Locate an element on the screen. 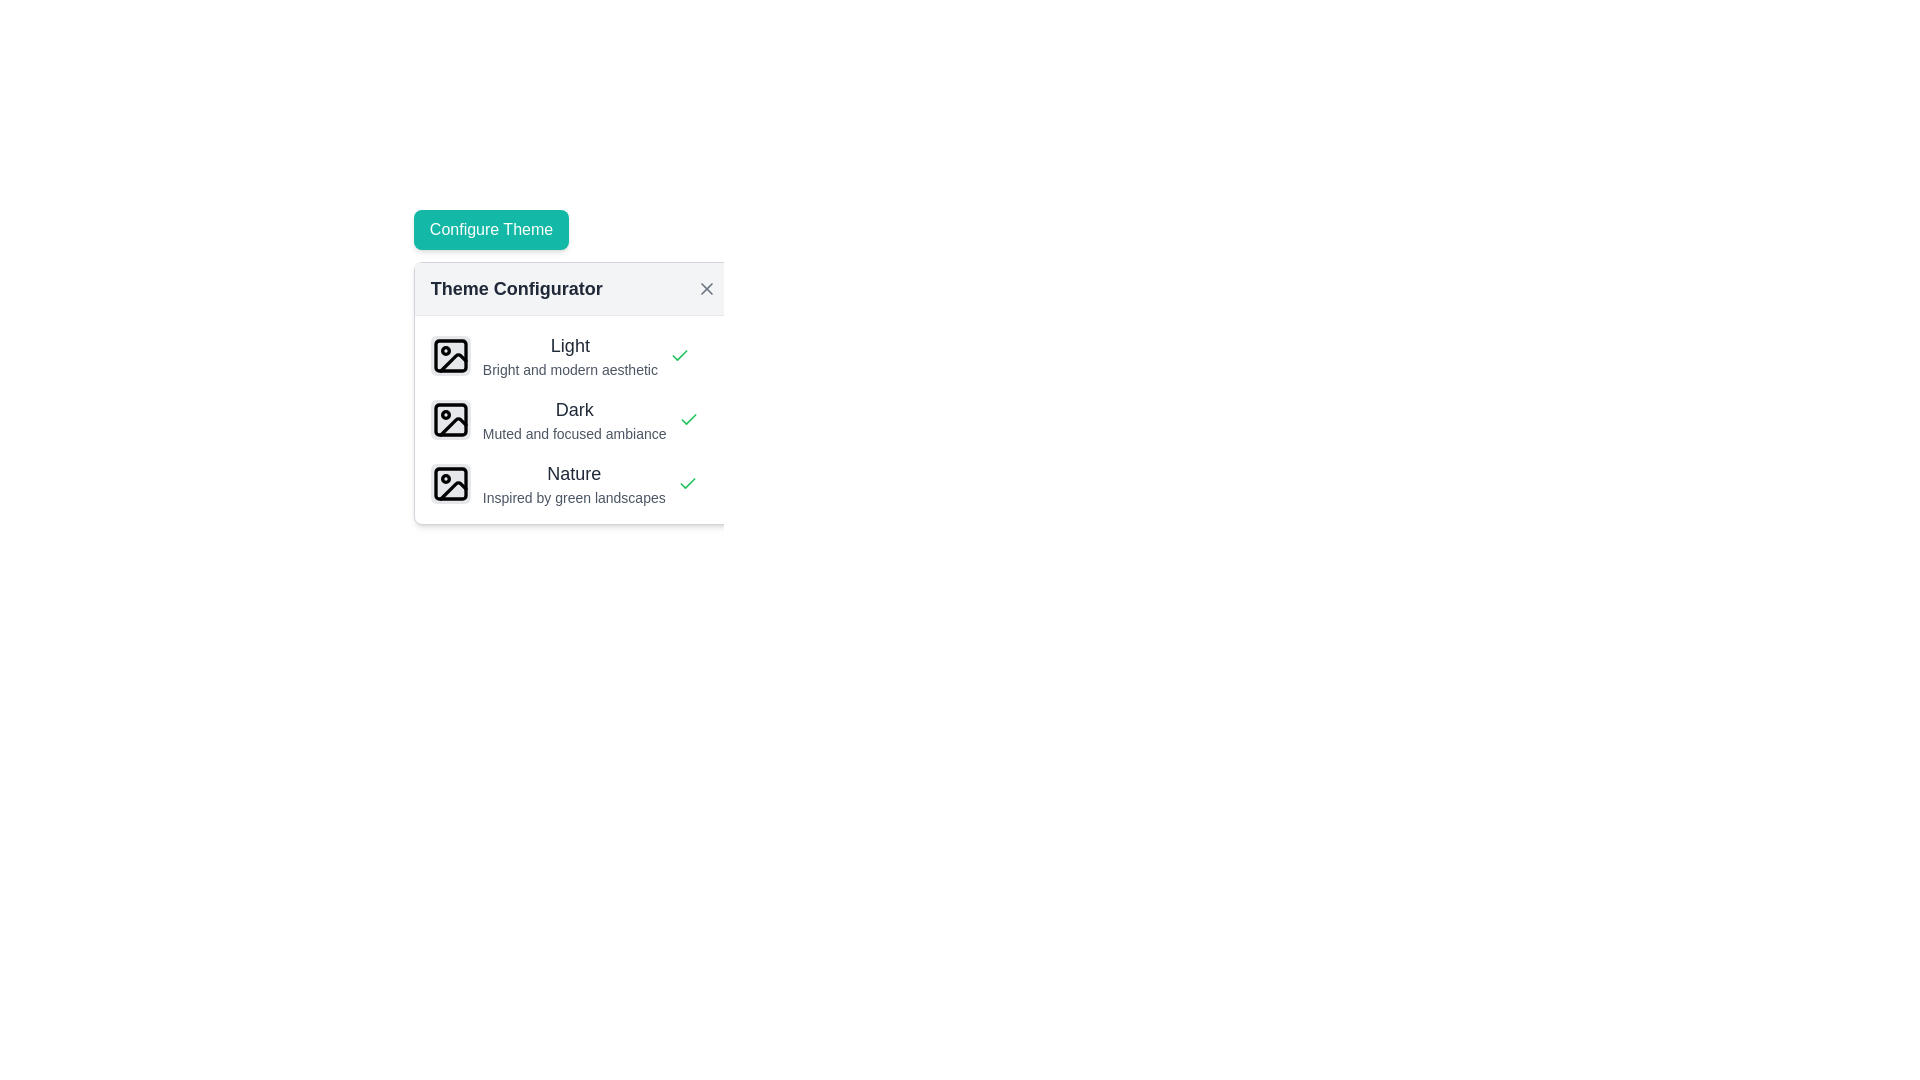 The image size is (1920, 1080). the small green check mark icon located on the right side of the 'Dark' list item in the 'Theme Configurator' panel is located at coordinates (688, 419).